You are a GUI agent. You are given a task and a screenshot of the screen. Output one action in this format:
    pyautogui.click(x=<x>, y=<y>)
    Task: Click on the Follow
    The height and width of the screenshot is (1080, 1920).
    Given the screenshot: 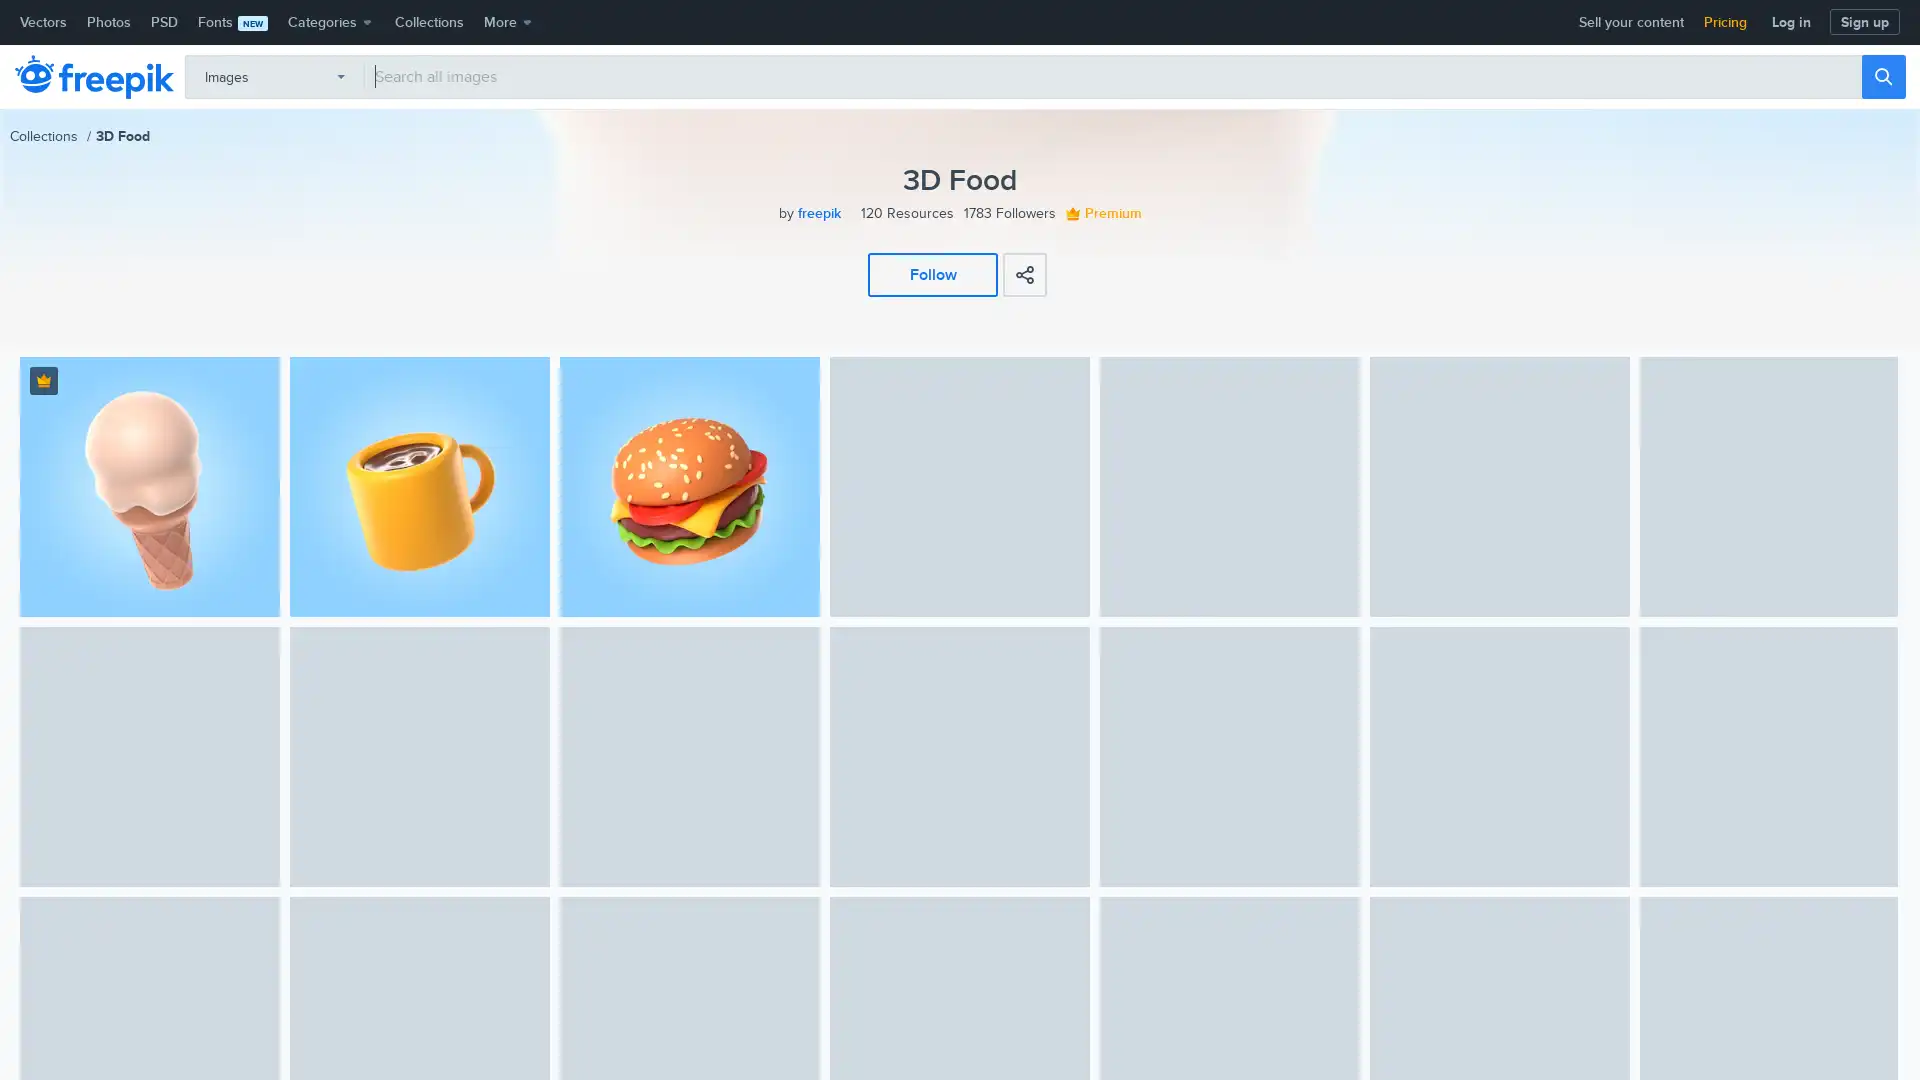 What is the action you would take?
    pyautogui.click(x=931, y=273)
    